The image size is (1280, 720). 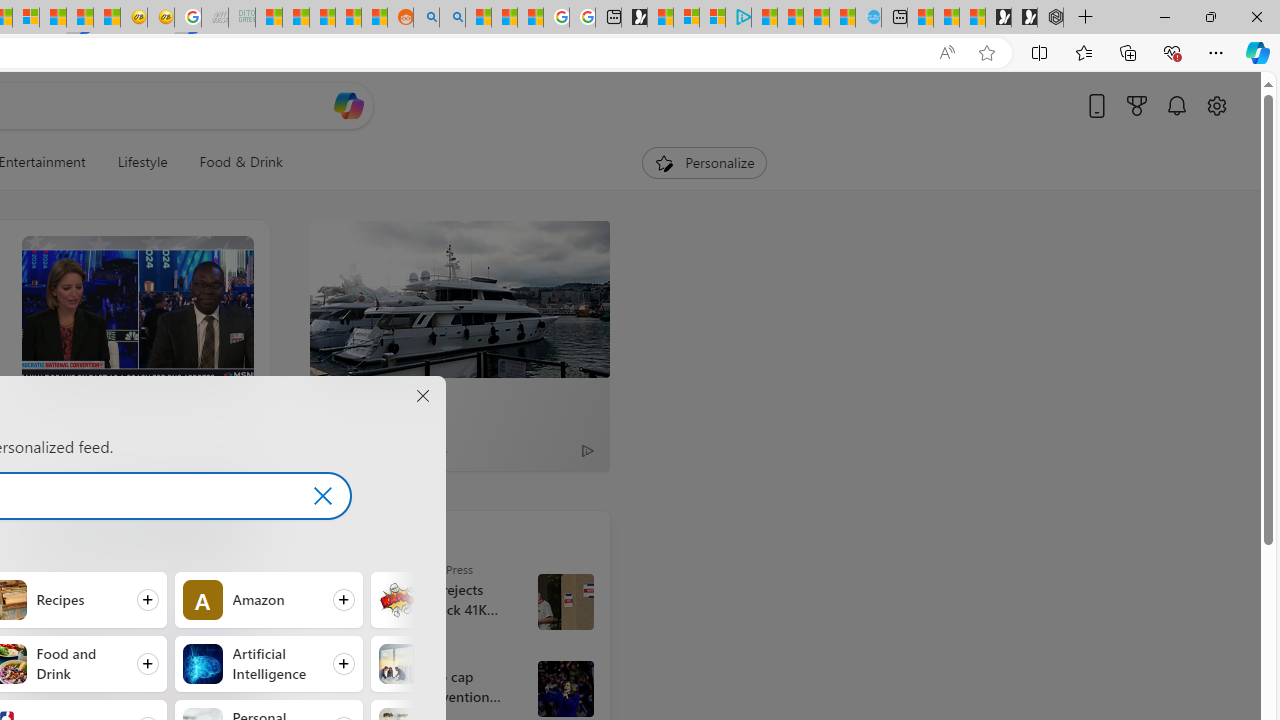 I want to click on 'Home | Sky Blue Bikes - Sky Blue Bikes', so click(x=868, y=17).